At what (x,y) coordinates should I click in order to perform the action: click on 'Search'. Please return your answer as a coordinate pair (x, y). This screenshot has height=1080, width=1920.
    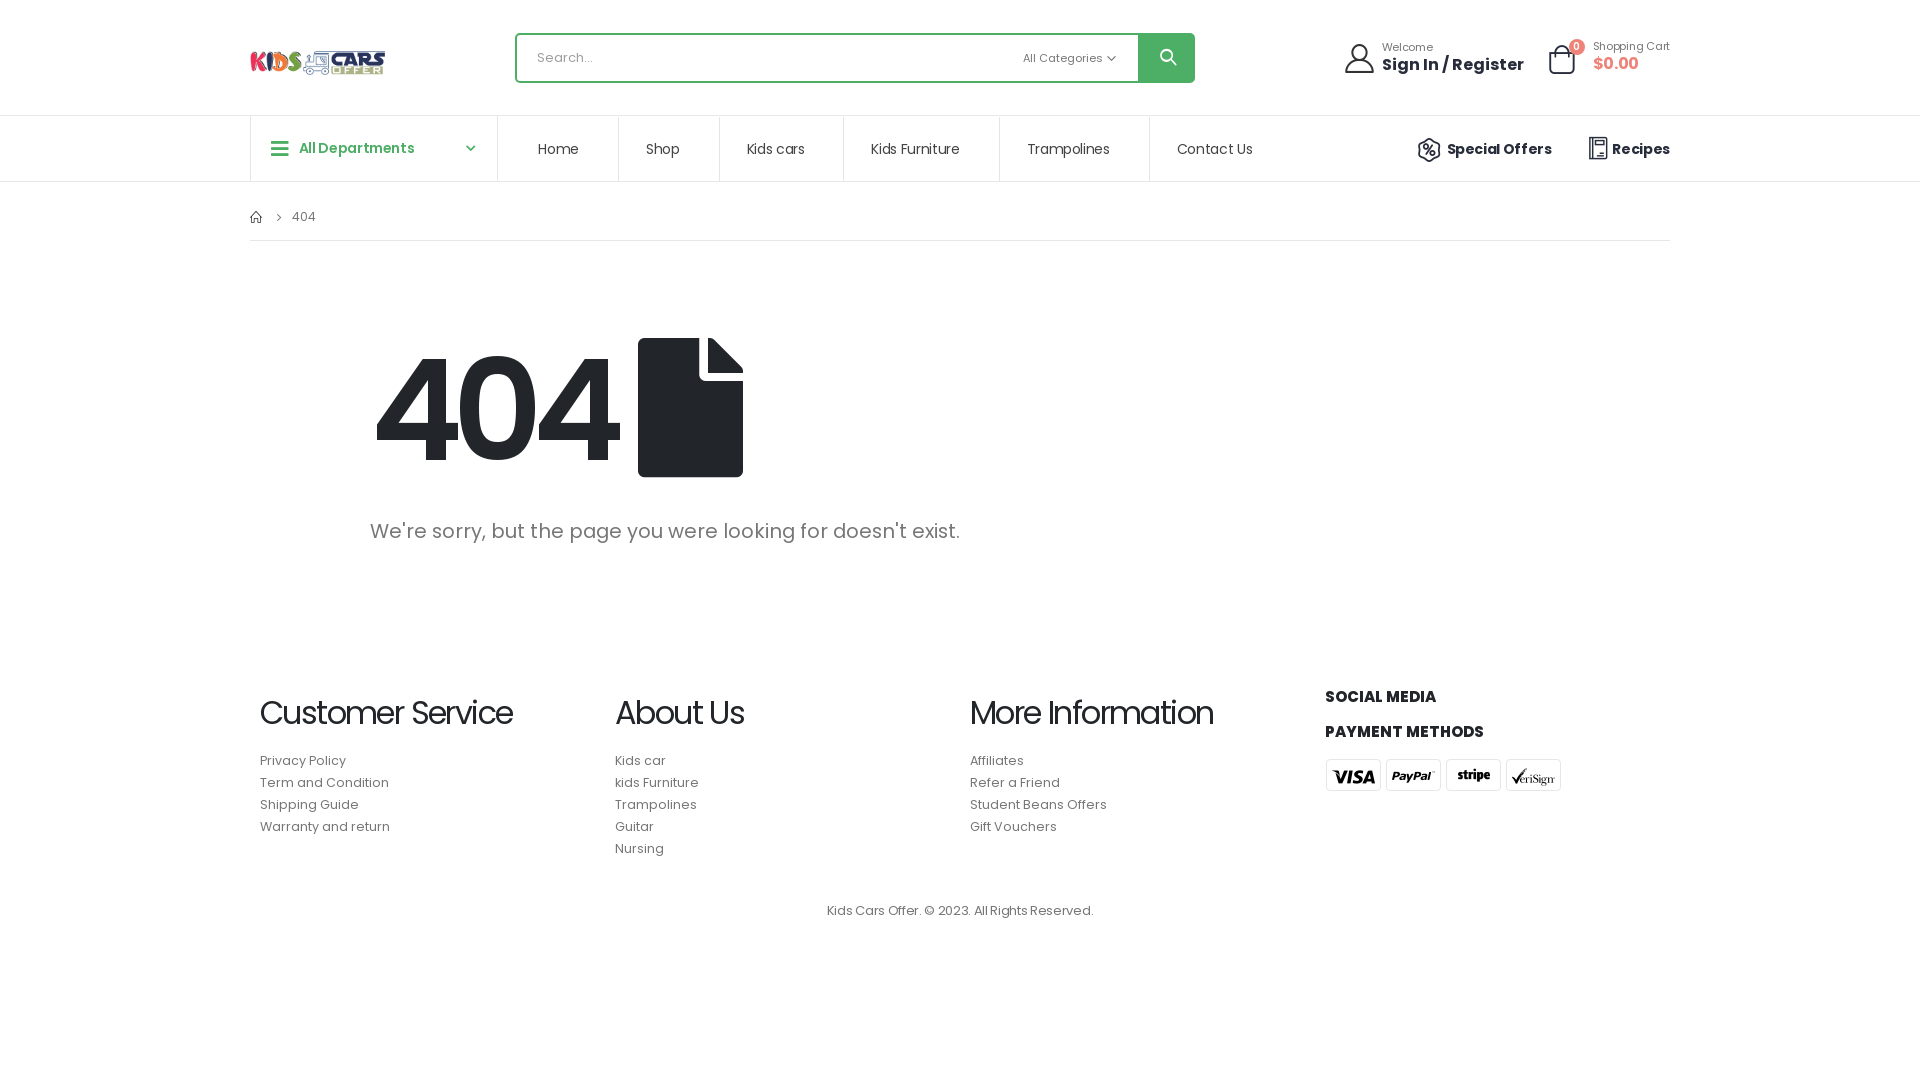
    Looking at the image, I should click on (1137, 56).